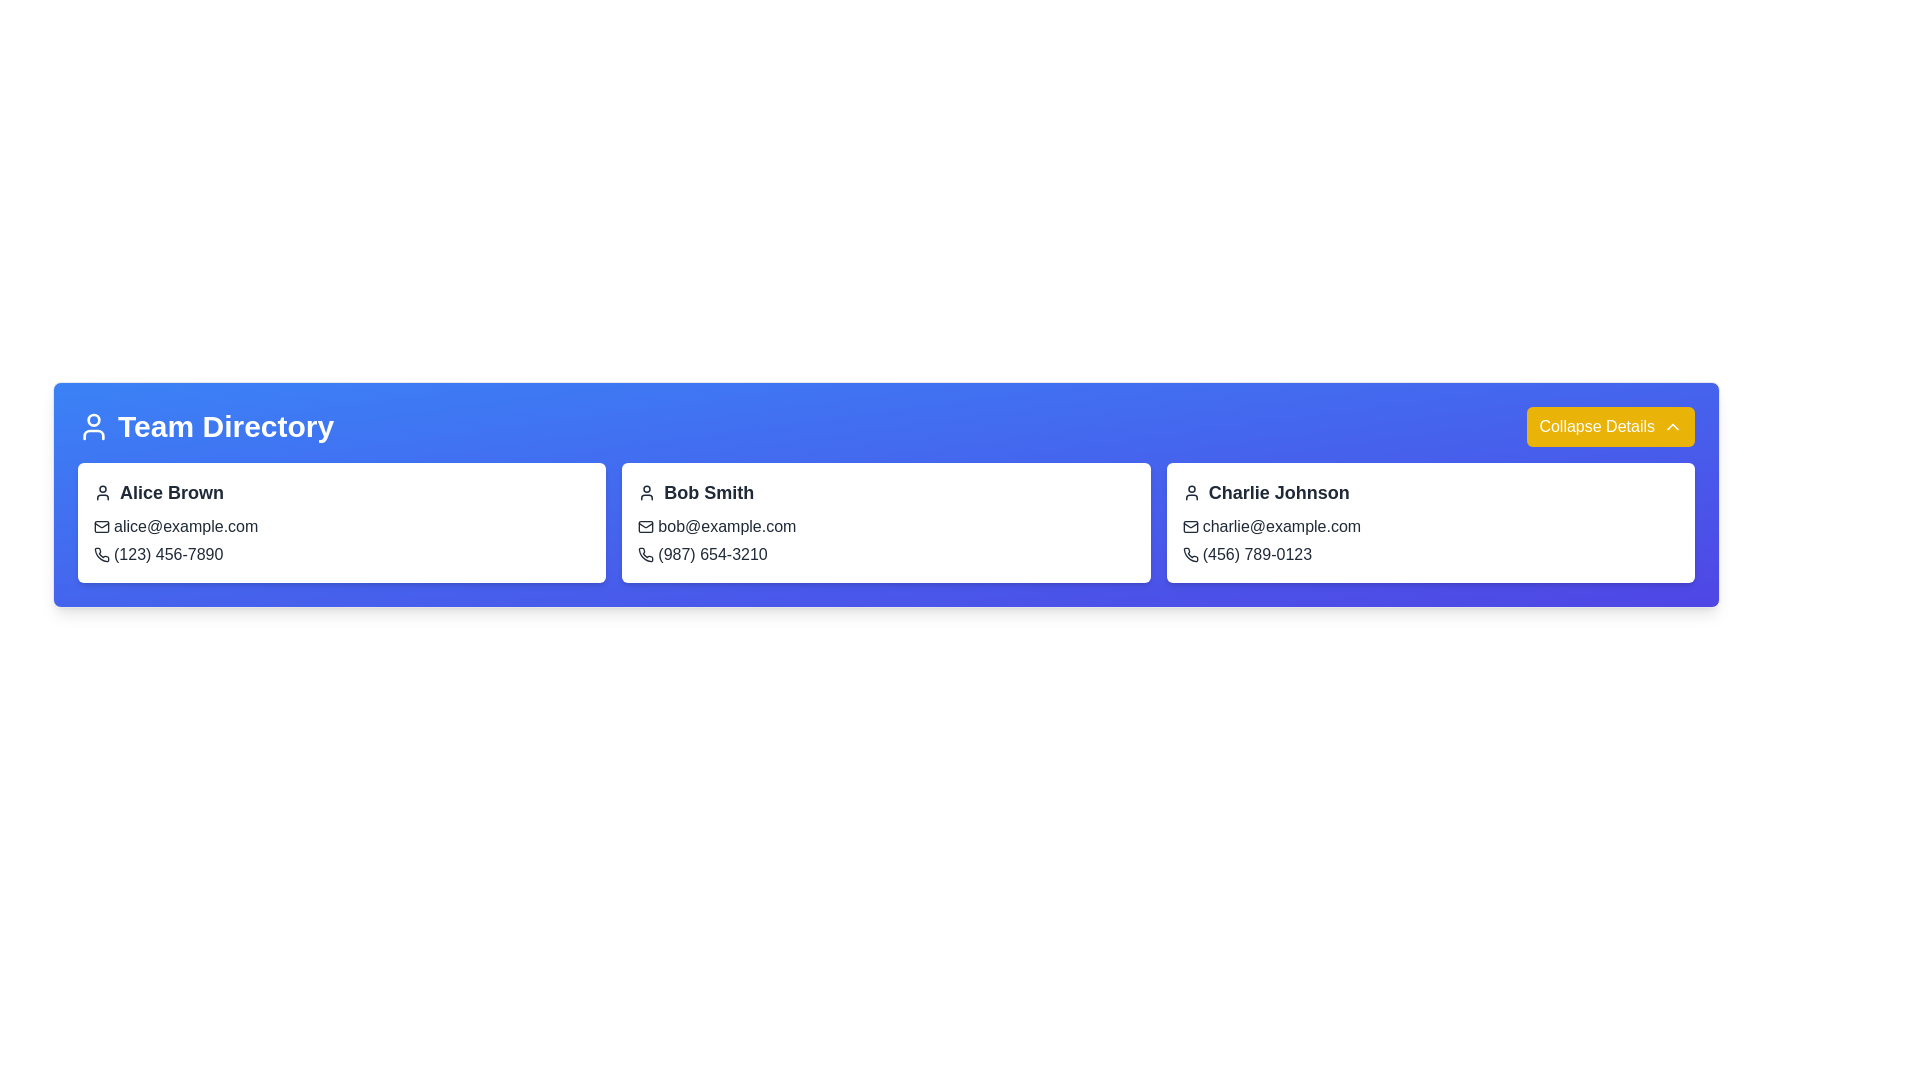 Image resolution: width=1920 pixels, height=1080 pixels. What do you see at coordinates (647, 493) in the screenshot?
I see `the user icon representing 'Bob Smith' in the directory layout` at bounding box center [647, 493].